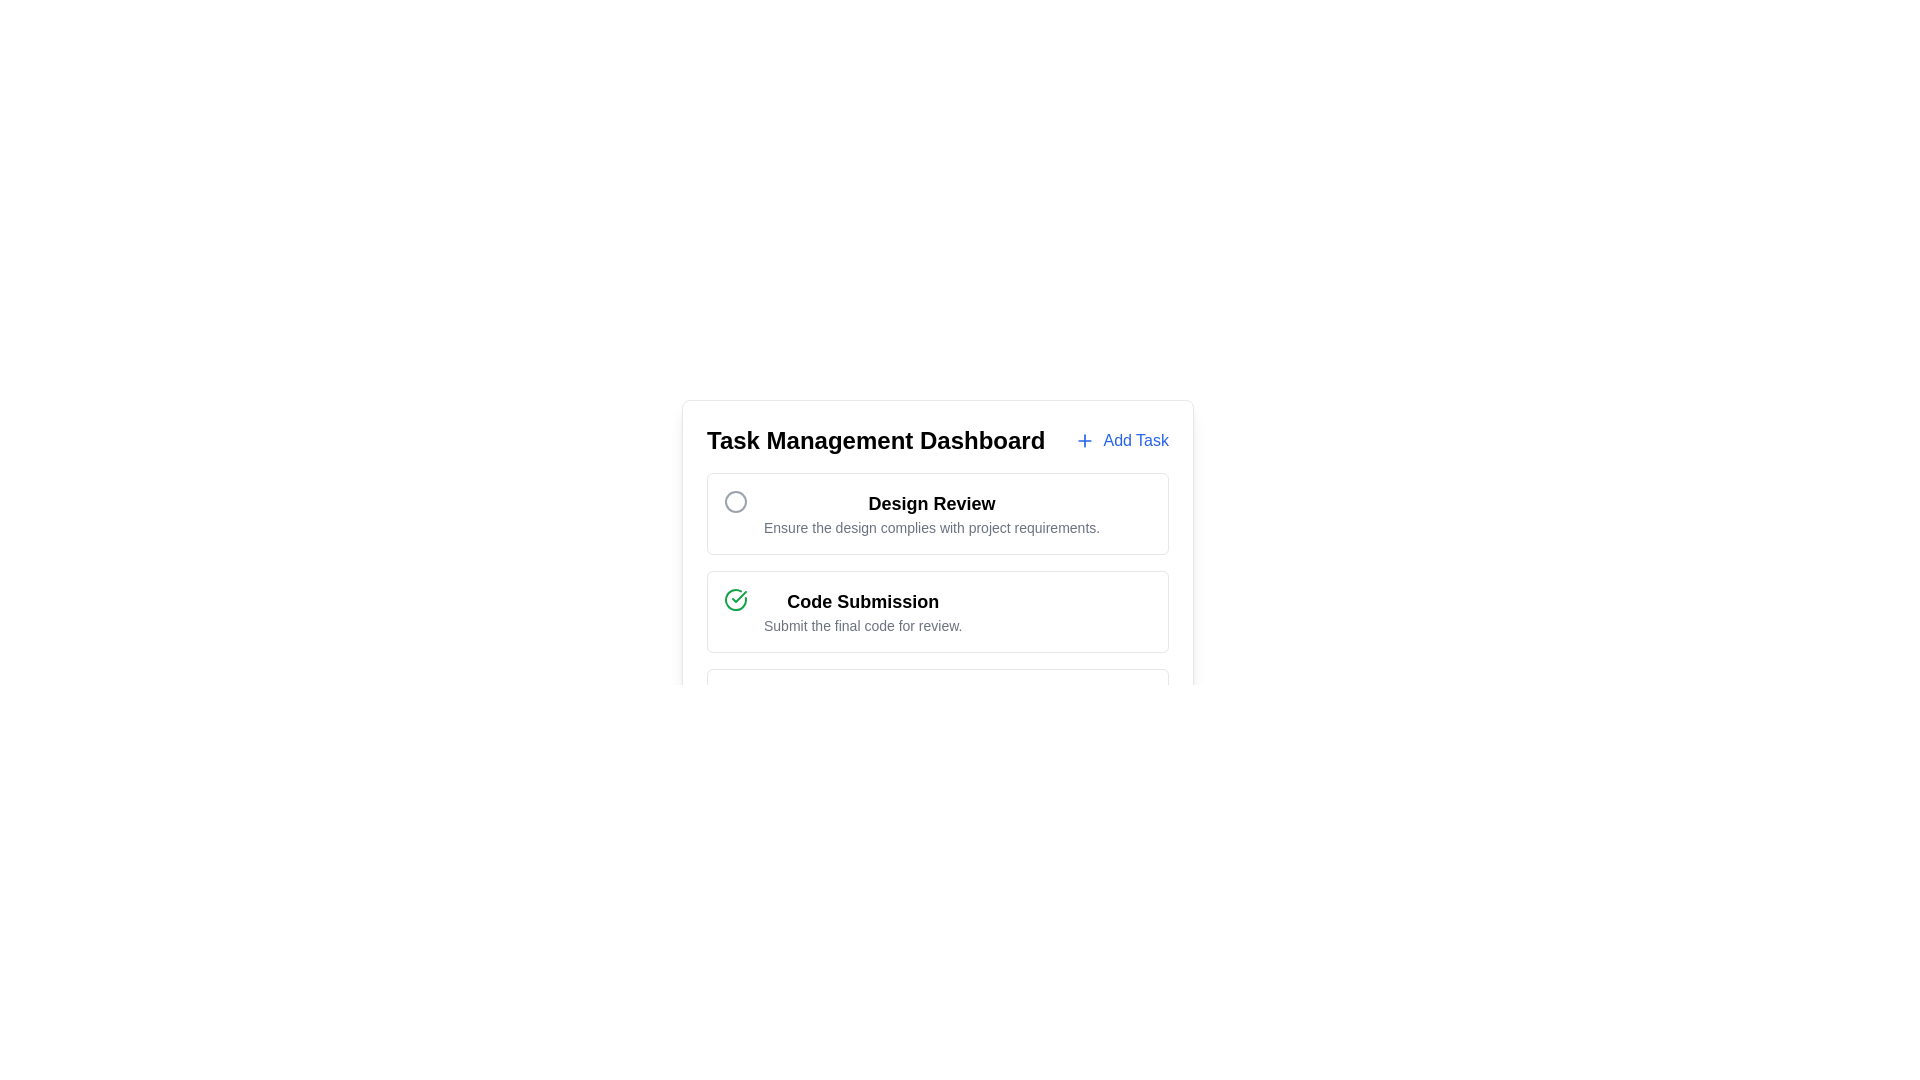 The image size is (1920, 1080). I want to click on the second task box in the task management interface, located under the 'Task Management Dashboard' header, so click(936, 611).